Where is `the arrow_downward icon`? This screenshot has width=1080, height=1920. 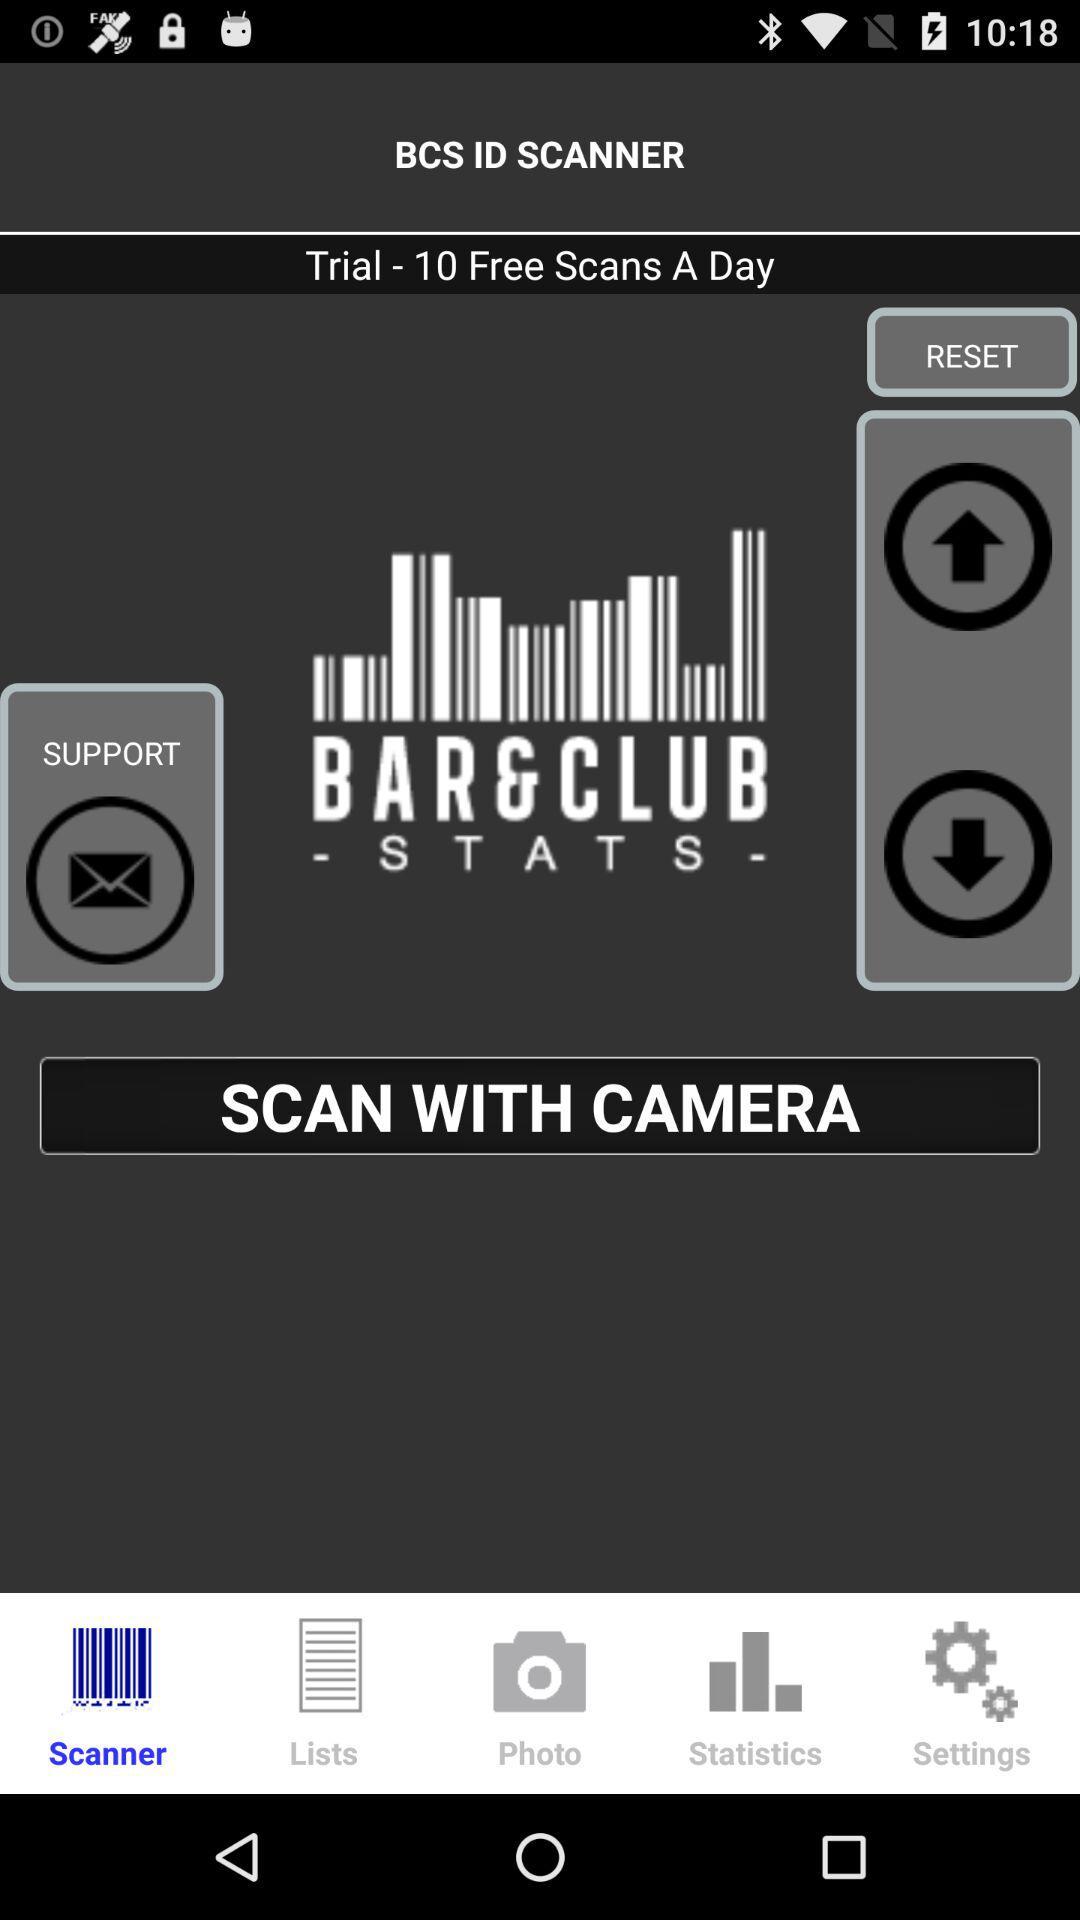
the arrow_downward icon is located at coordinates (967, 913).